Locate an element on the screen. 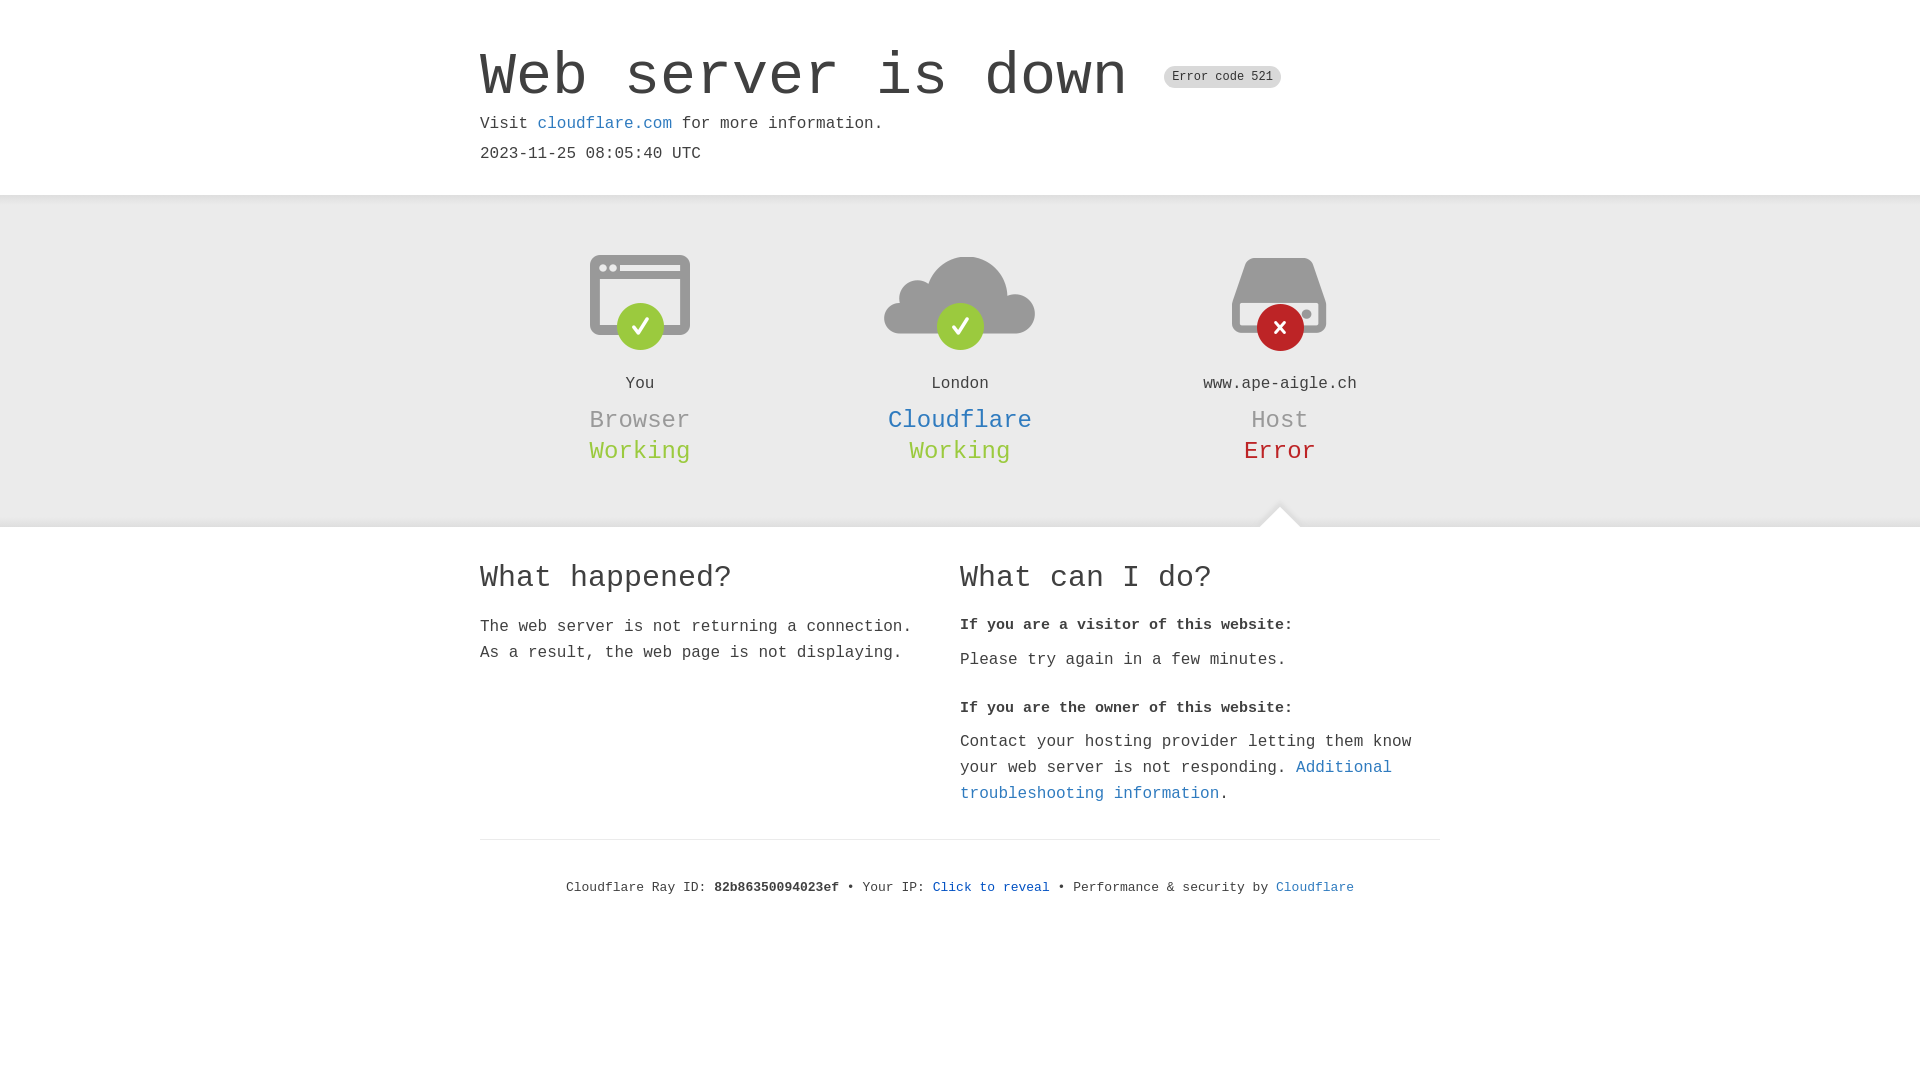 The height and width of the screenshot is (1080, 1920). 'Cloudflare' is located at coordinates (1275, 886).